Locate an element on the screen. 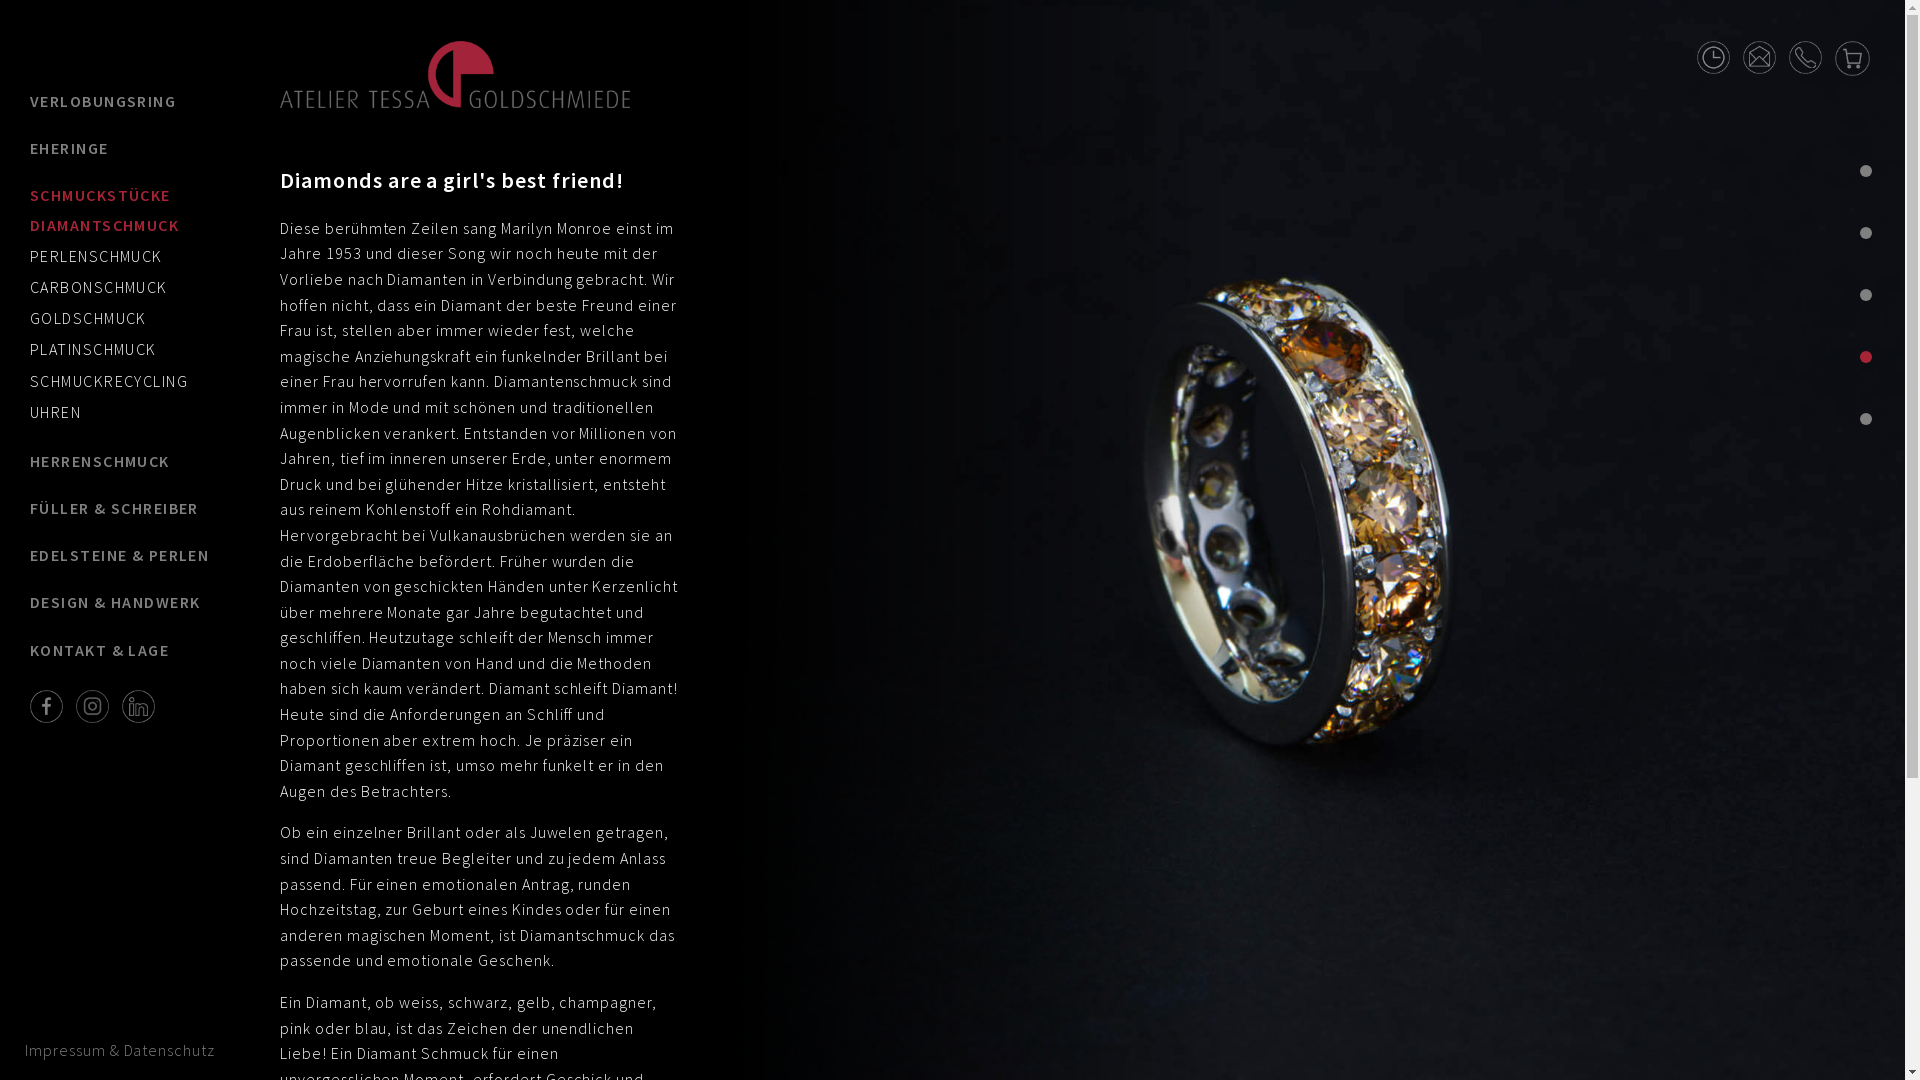 This screenshot has width=1920, height=1080. 'PERLENSCHMUCK' is located at coordinates (95, 254).